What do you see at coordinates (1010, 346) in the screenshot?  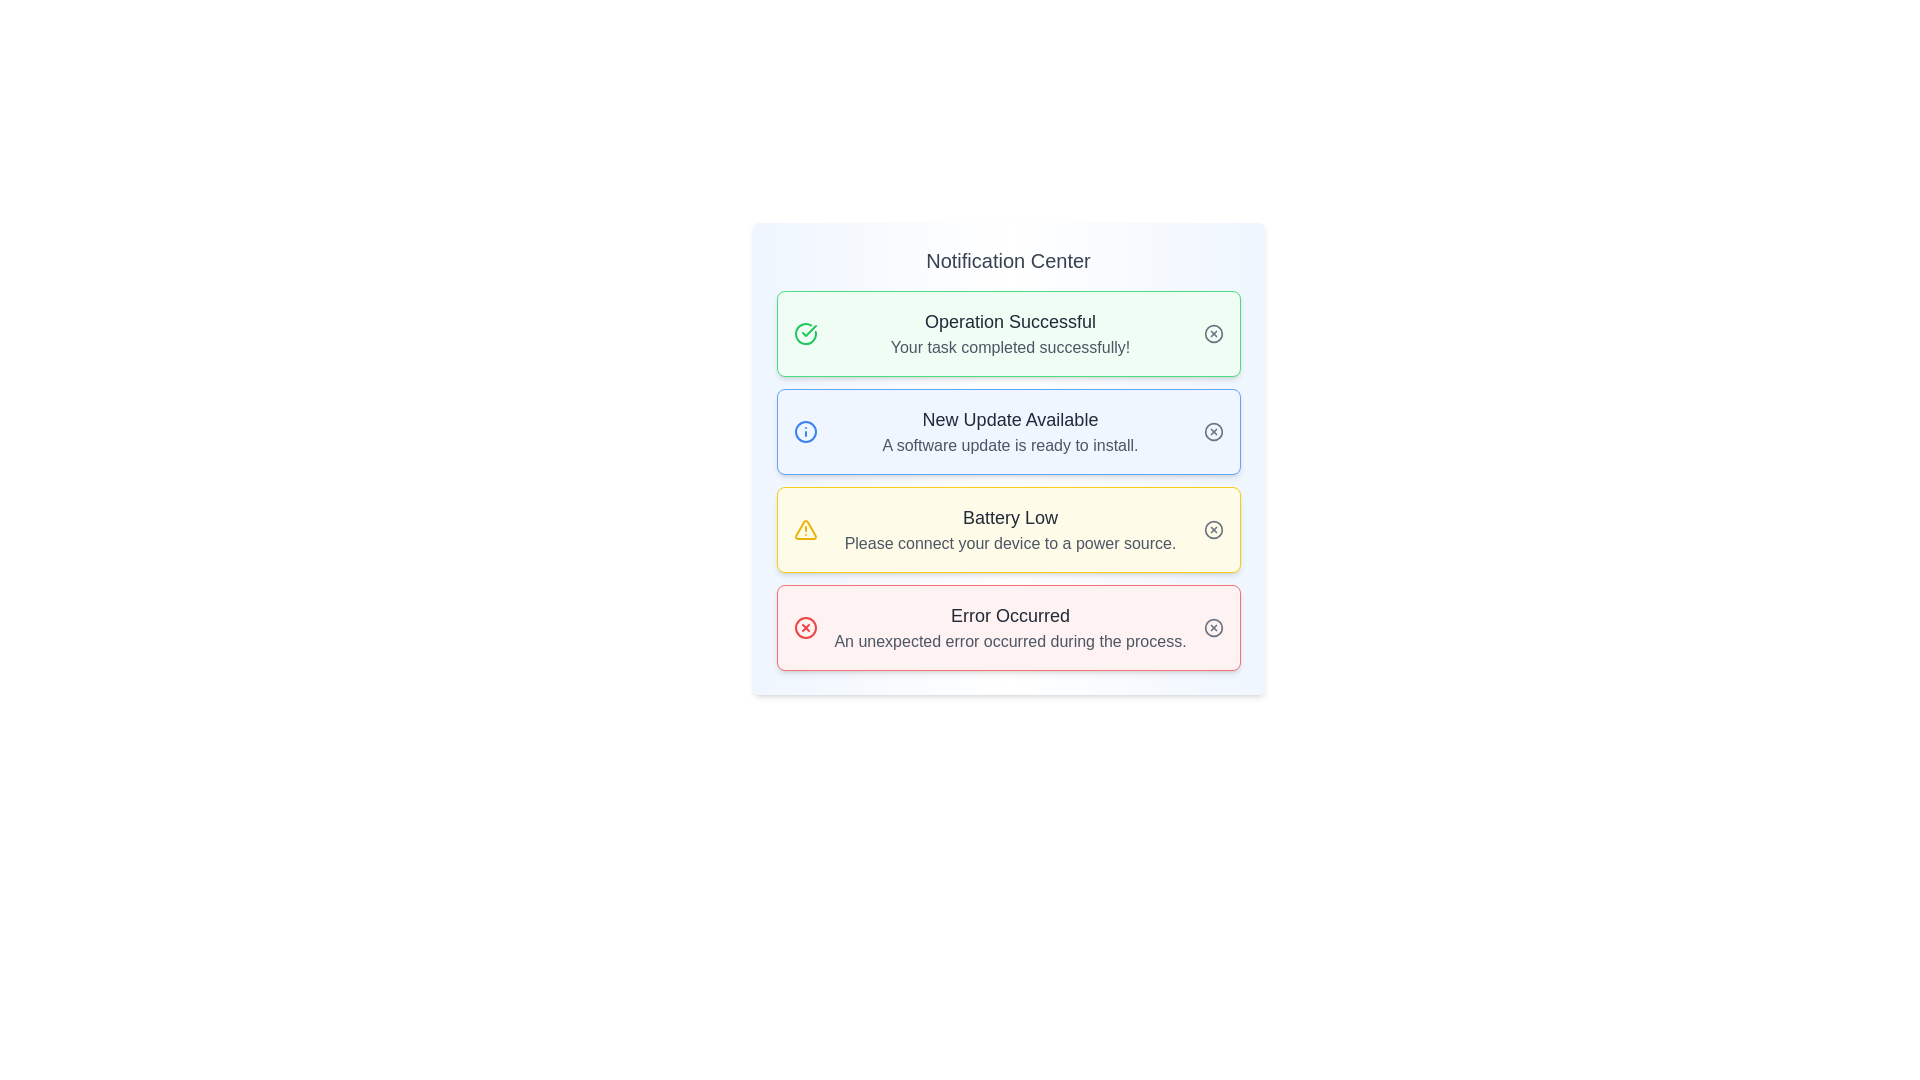 I see `the text label that reads 'Your task completed successfully!' which is located below the header 'Operation Successful' in a light green notification box` at bounding box center [1010, 346].